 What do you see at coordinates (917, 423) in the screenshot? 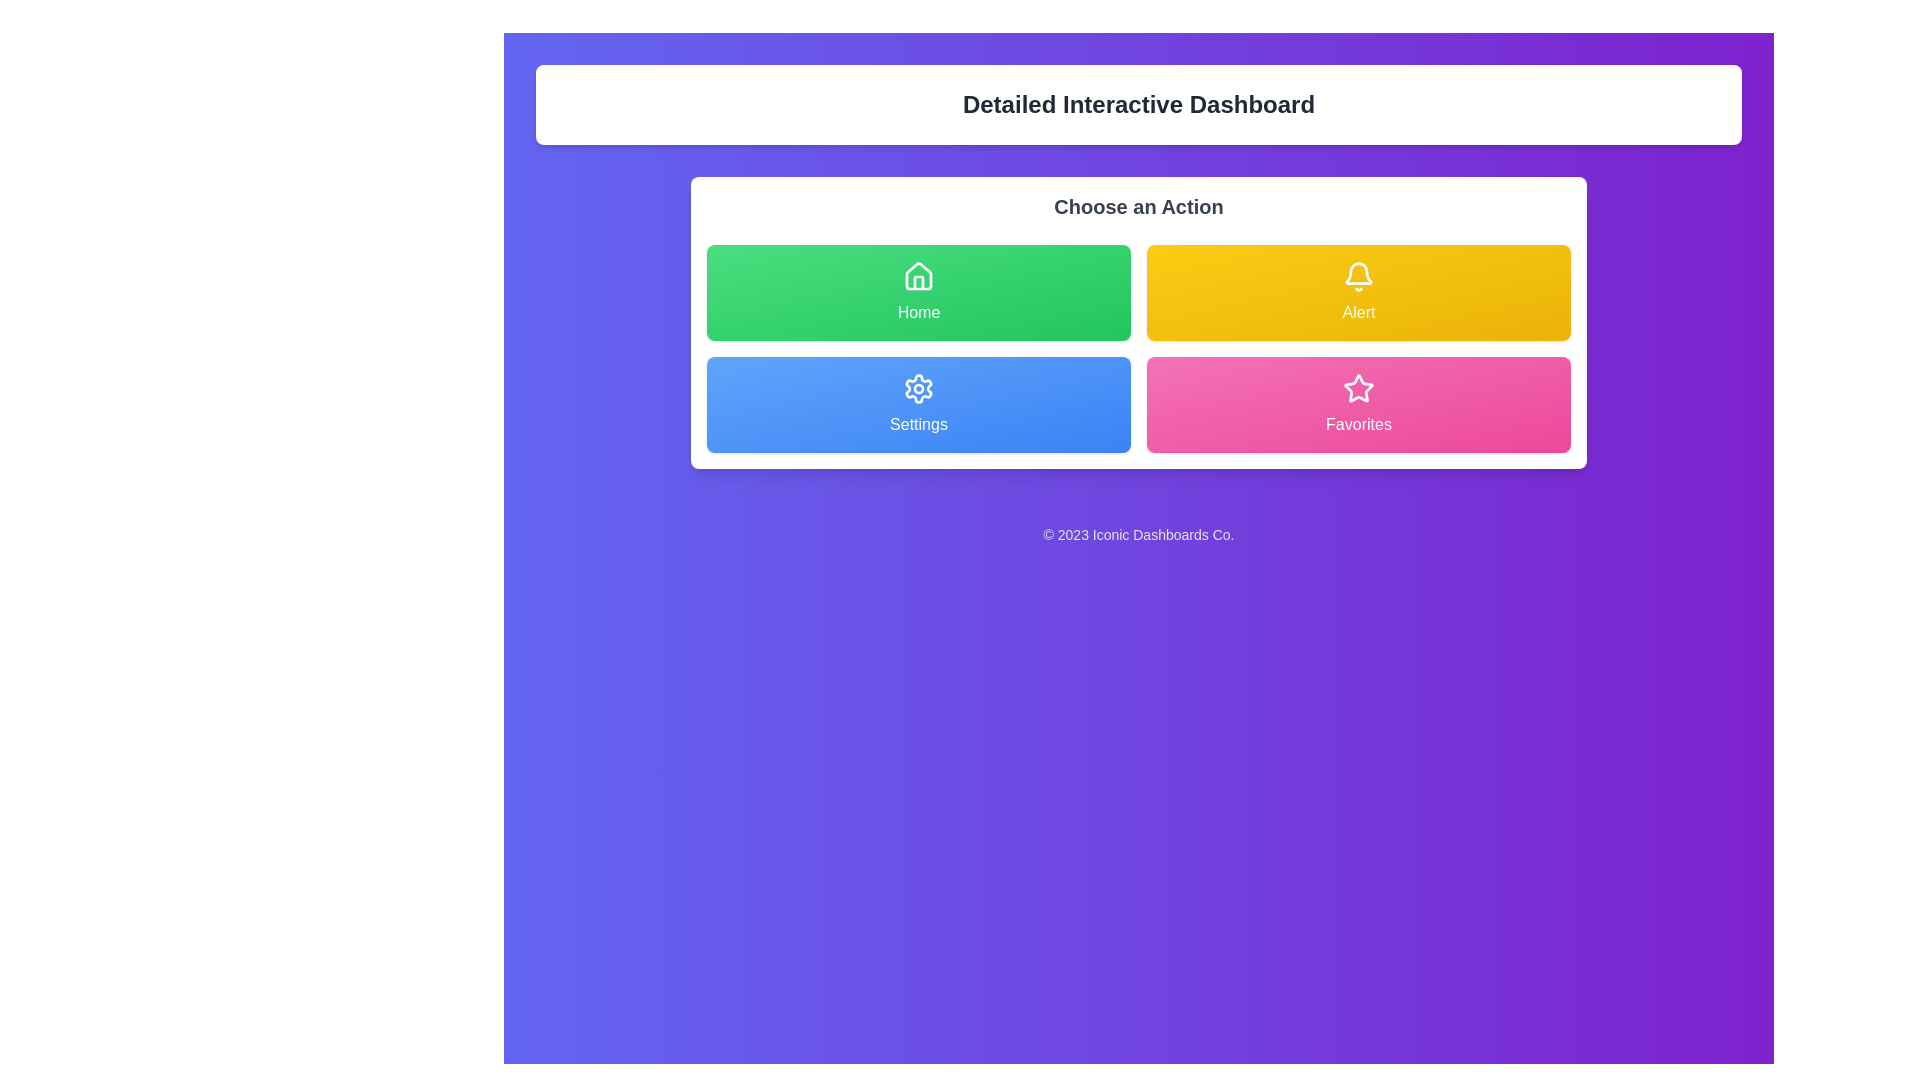
I see `text label that identifies the 'Settings' option located at the bottom of the 'Settings' card in the bottom-left area of the interface` at bounding box center [917, 423].